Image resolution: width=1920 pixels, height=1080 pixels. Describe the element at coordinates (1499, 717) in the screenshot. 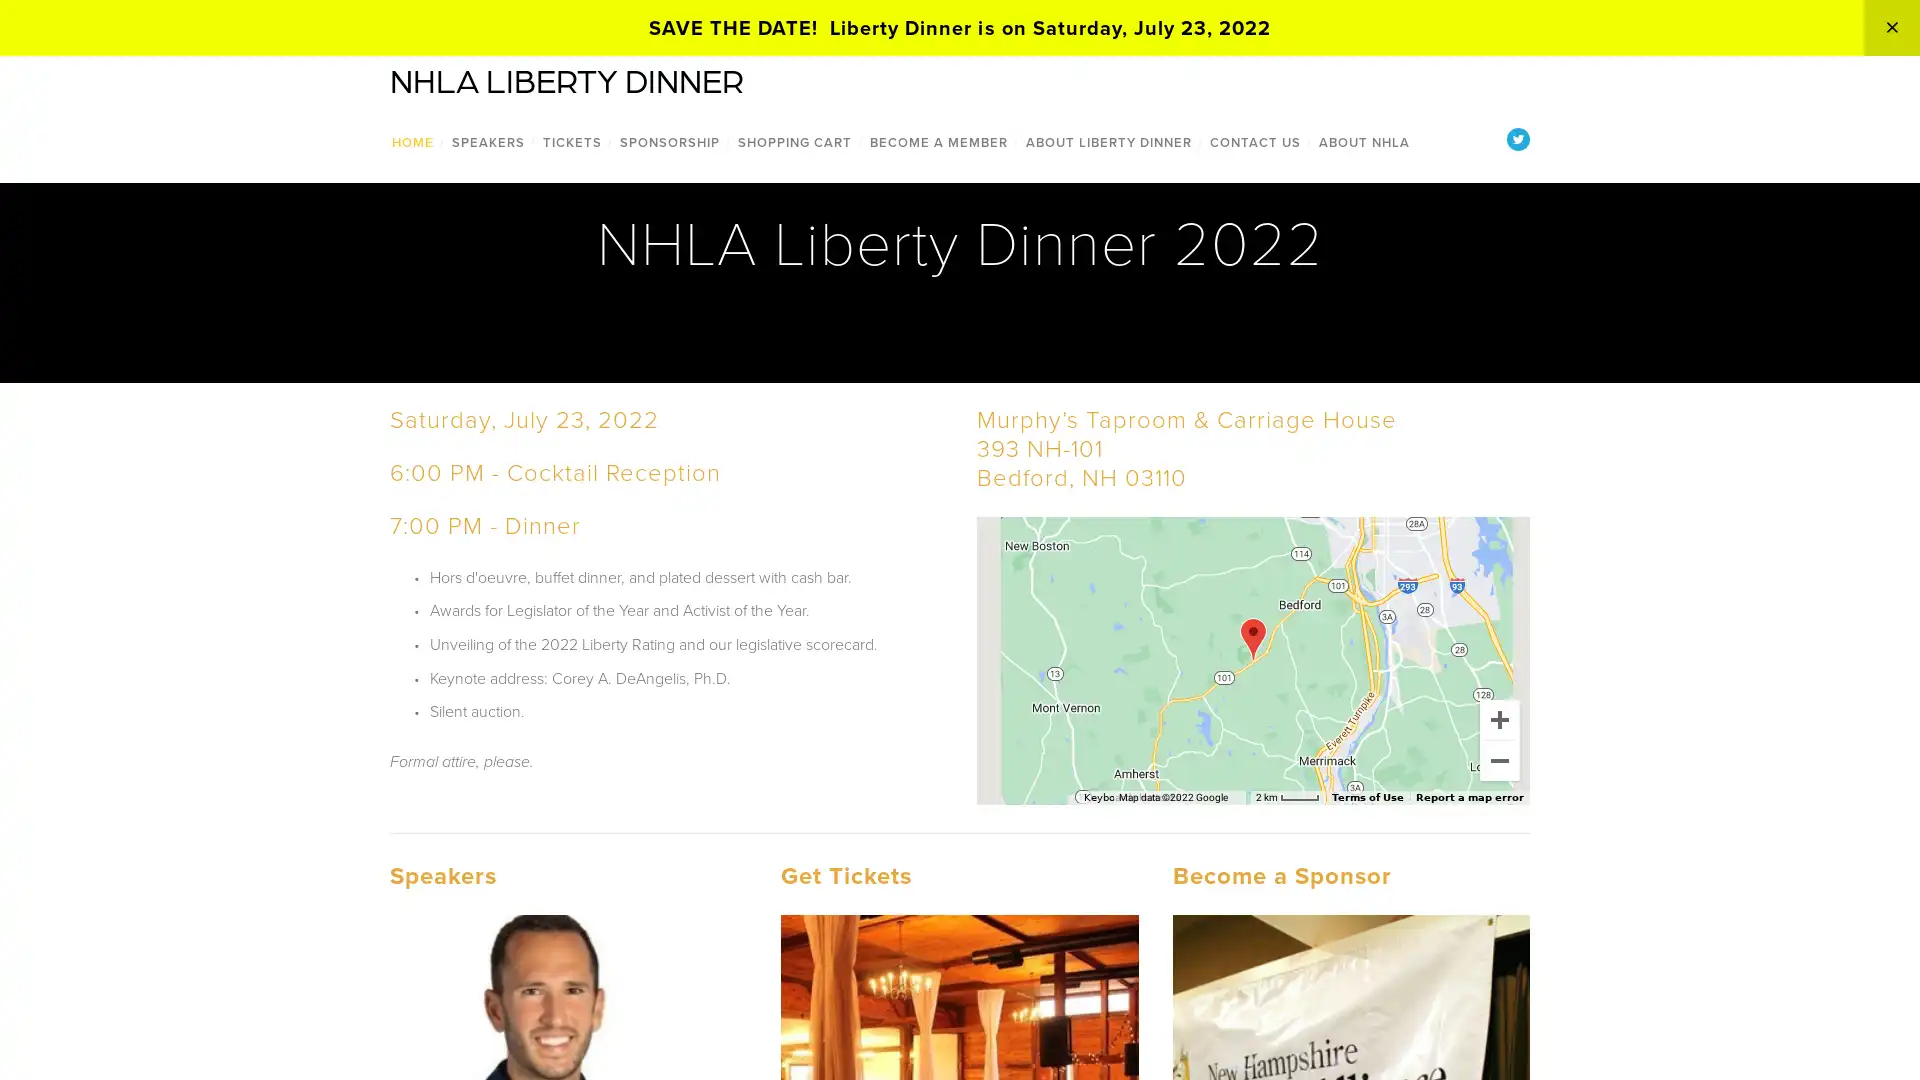

I see `Zoom in` at that location.